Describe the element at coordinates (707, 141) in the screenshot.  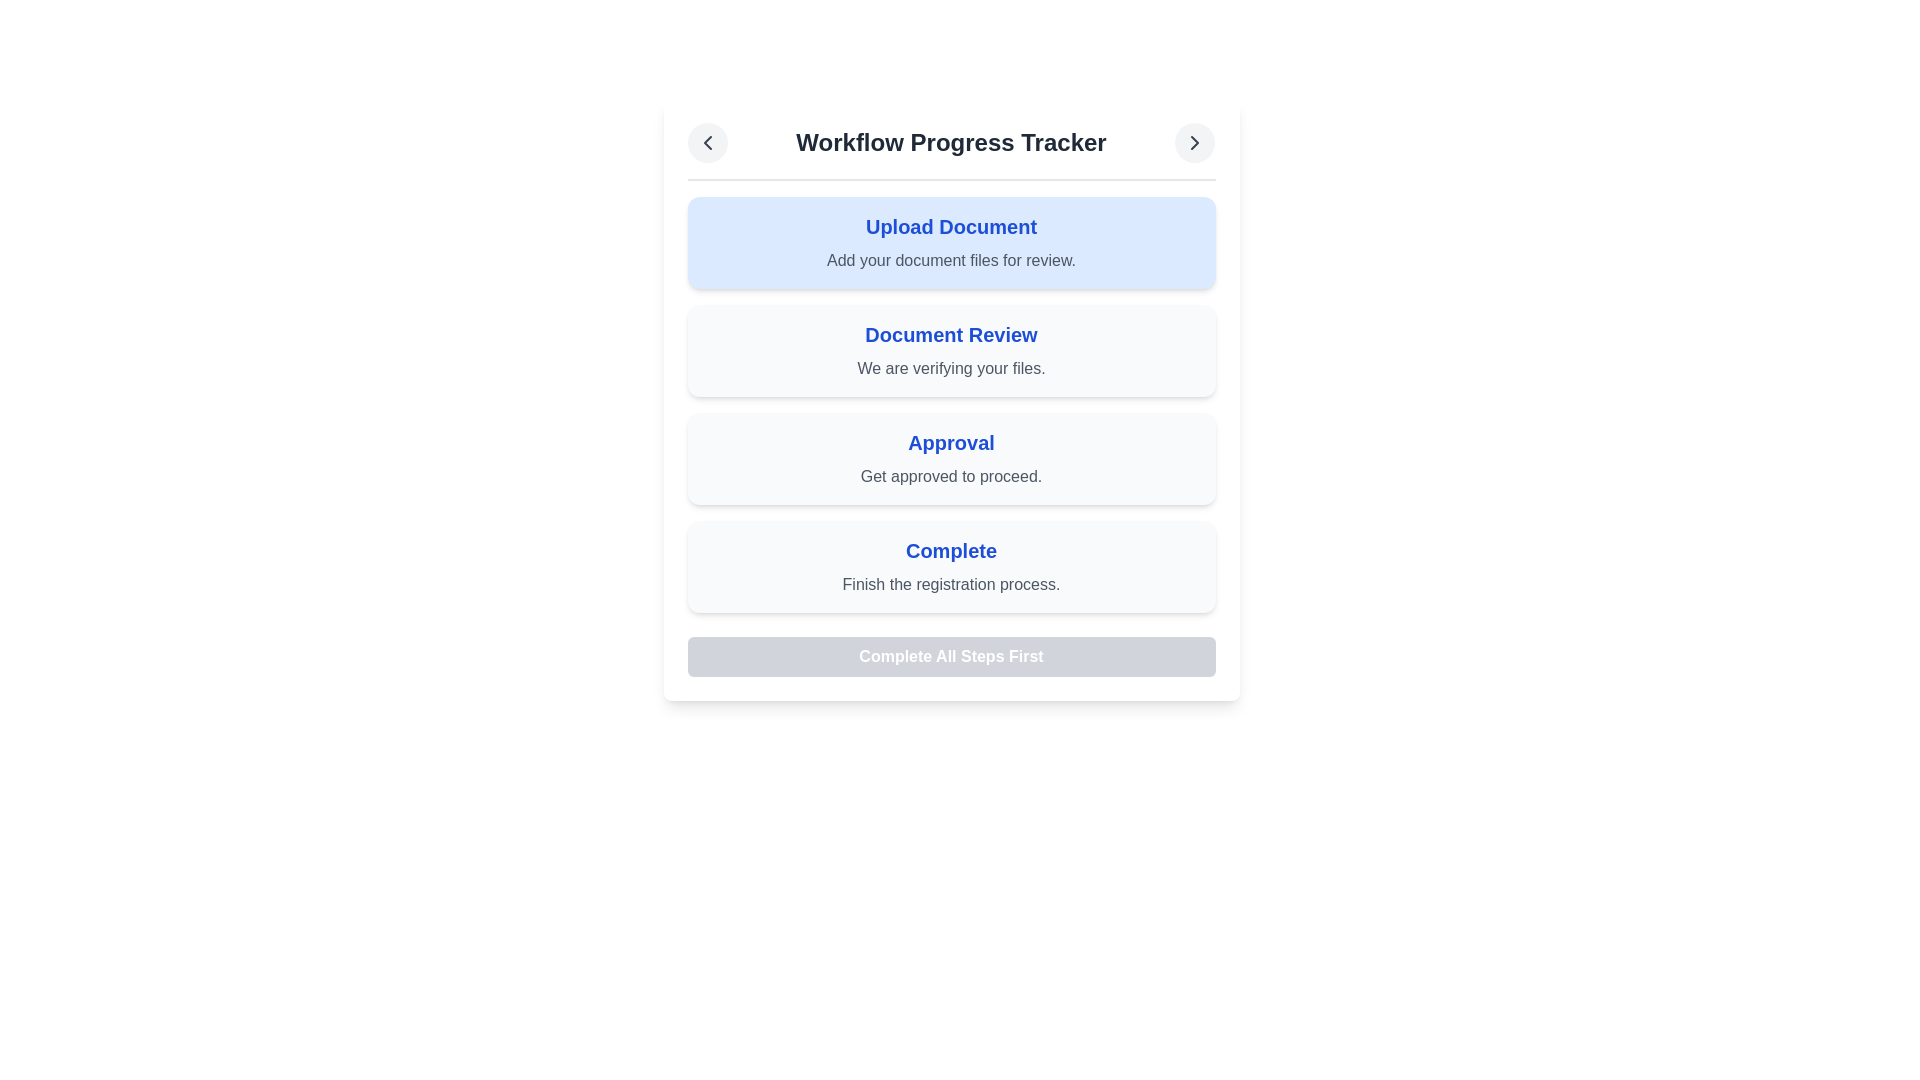
I see `the small circular button with a light gray background and a left-pointing chevron icon` at that location.